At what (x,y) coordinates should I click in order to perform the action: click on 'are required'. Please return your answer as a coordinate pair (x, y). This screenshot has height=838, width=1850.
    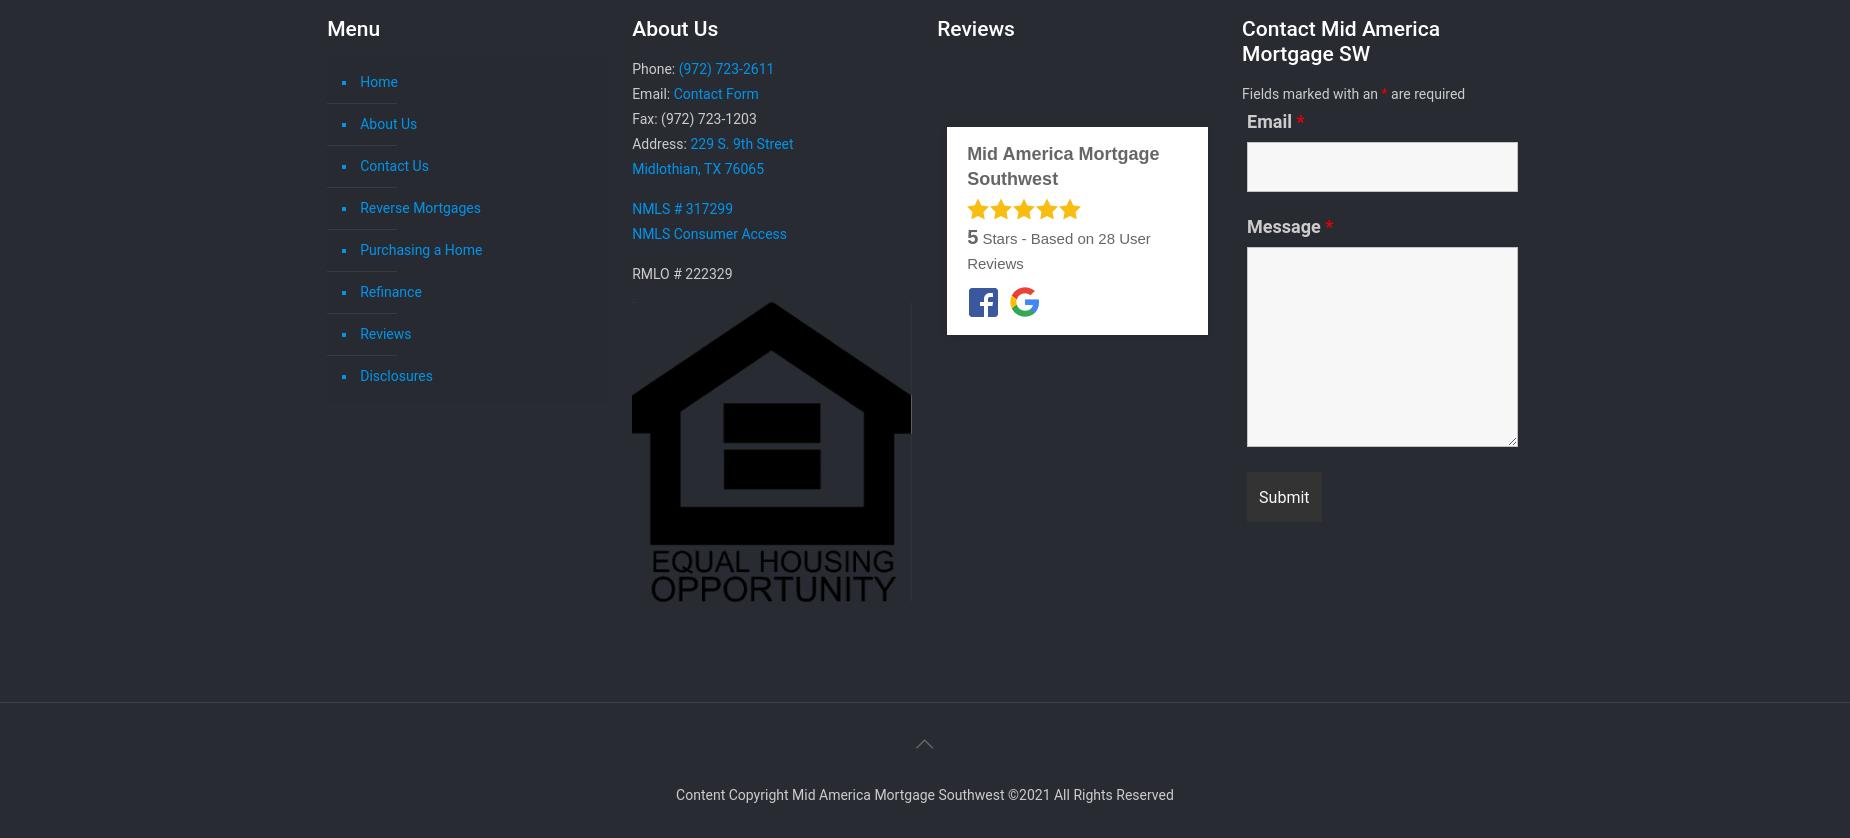
    Looking at the image, I should click on (1425, 94).